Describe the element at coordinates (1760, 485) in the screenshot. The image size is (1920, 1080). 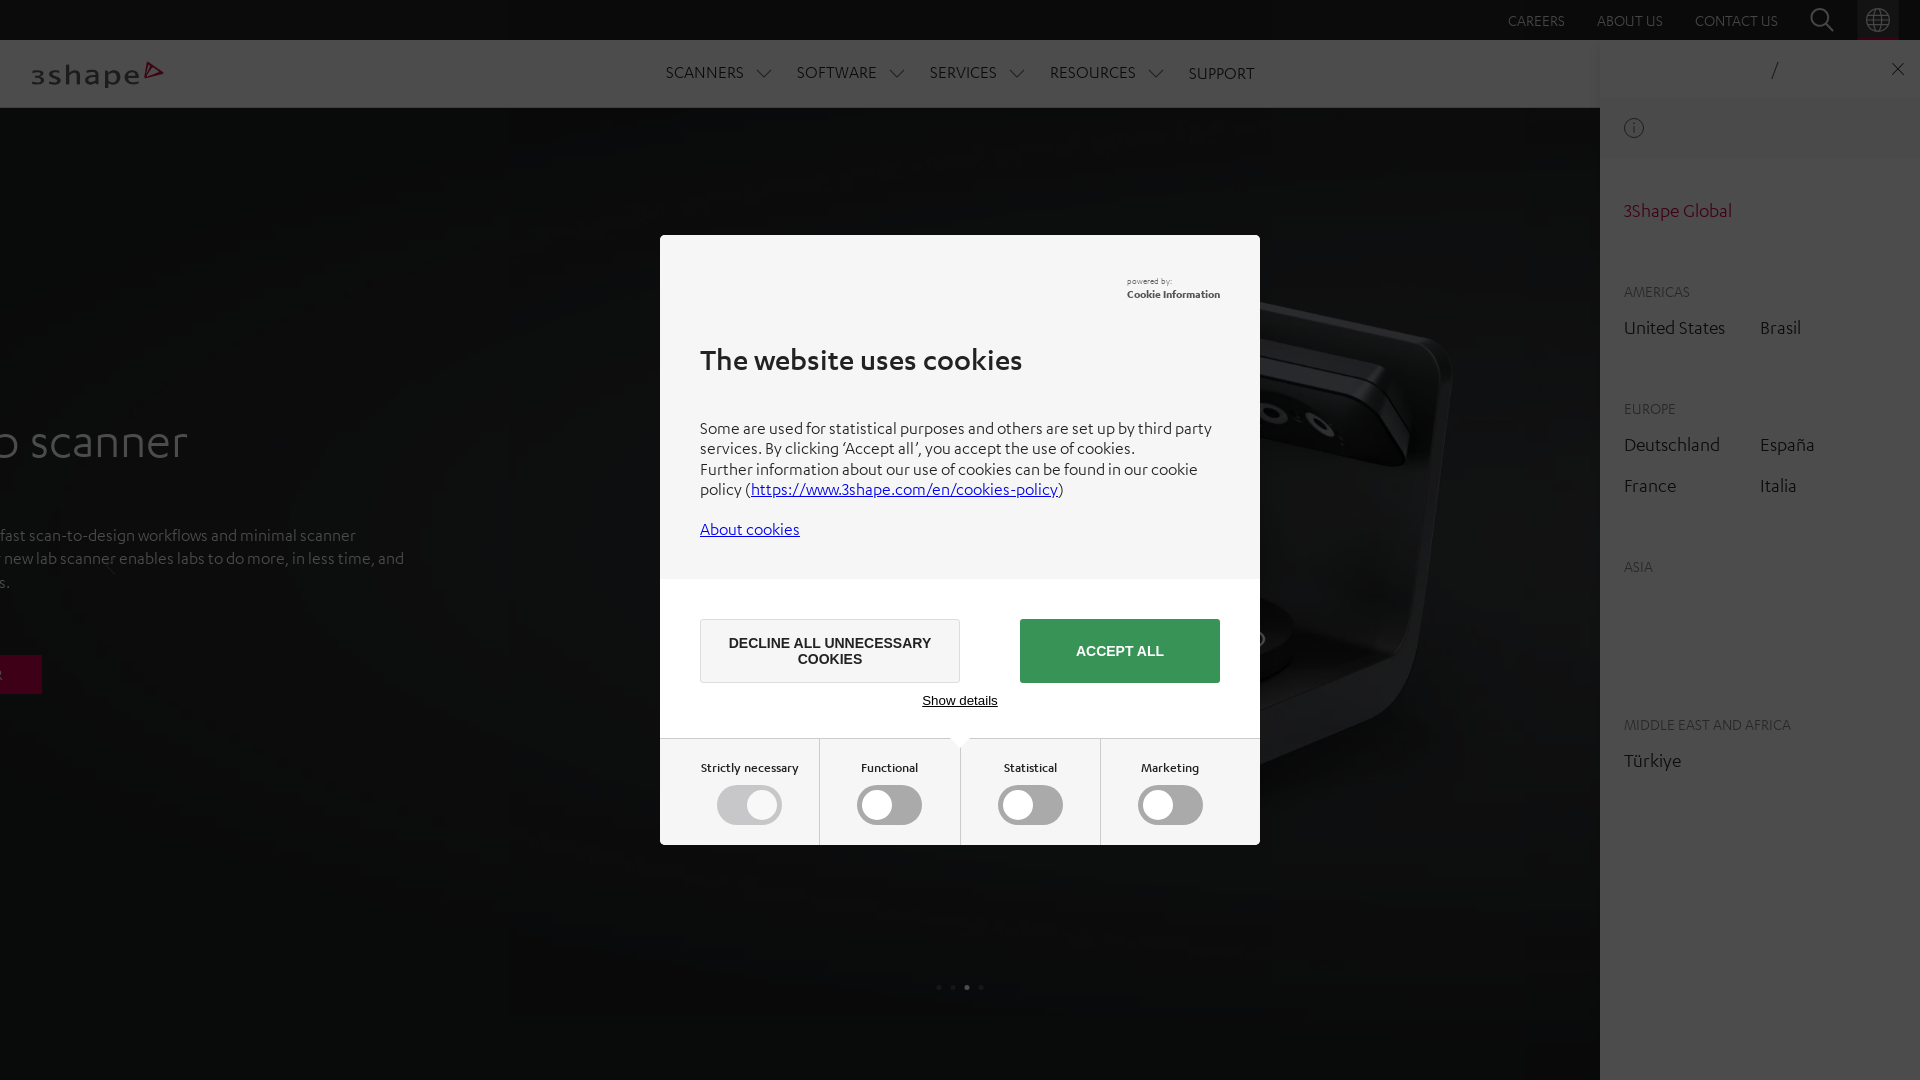
I see `'Italia'` at that location.